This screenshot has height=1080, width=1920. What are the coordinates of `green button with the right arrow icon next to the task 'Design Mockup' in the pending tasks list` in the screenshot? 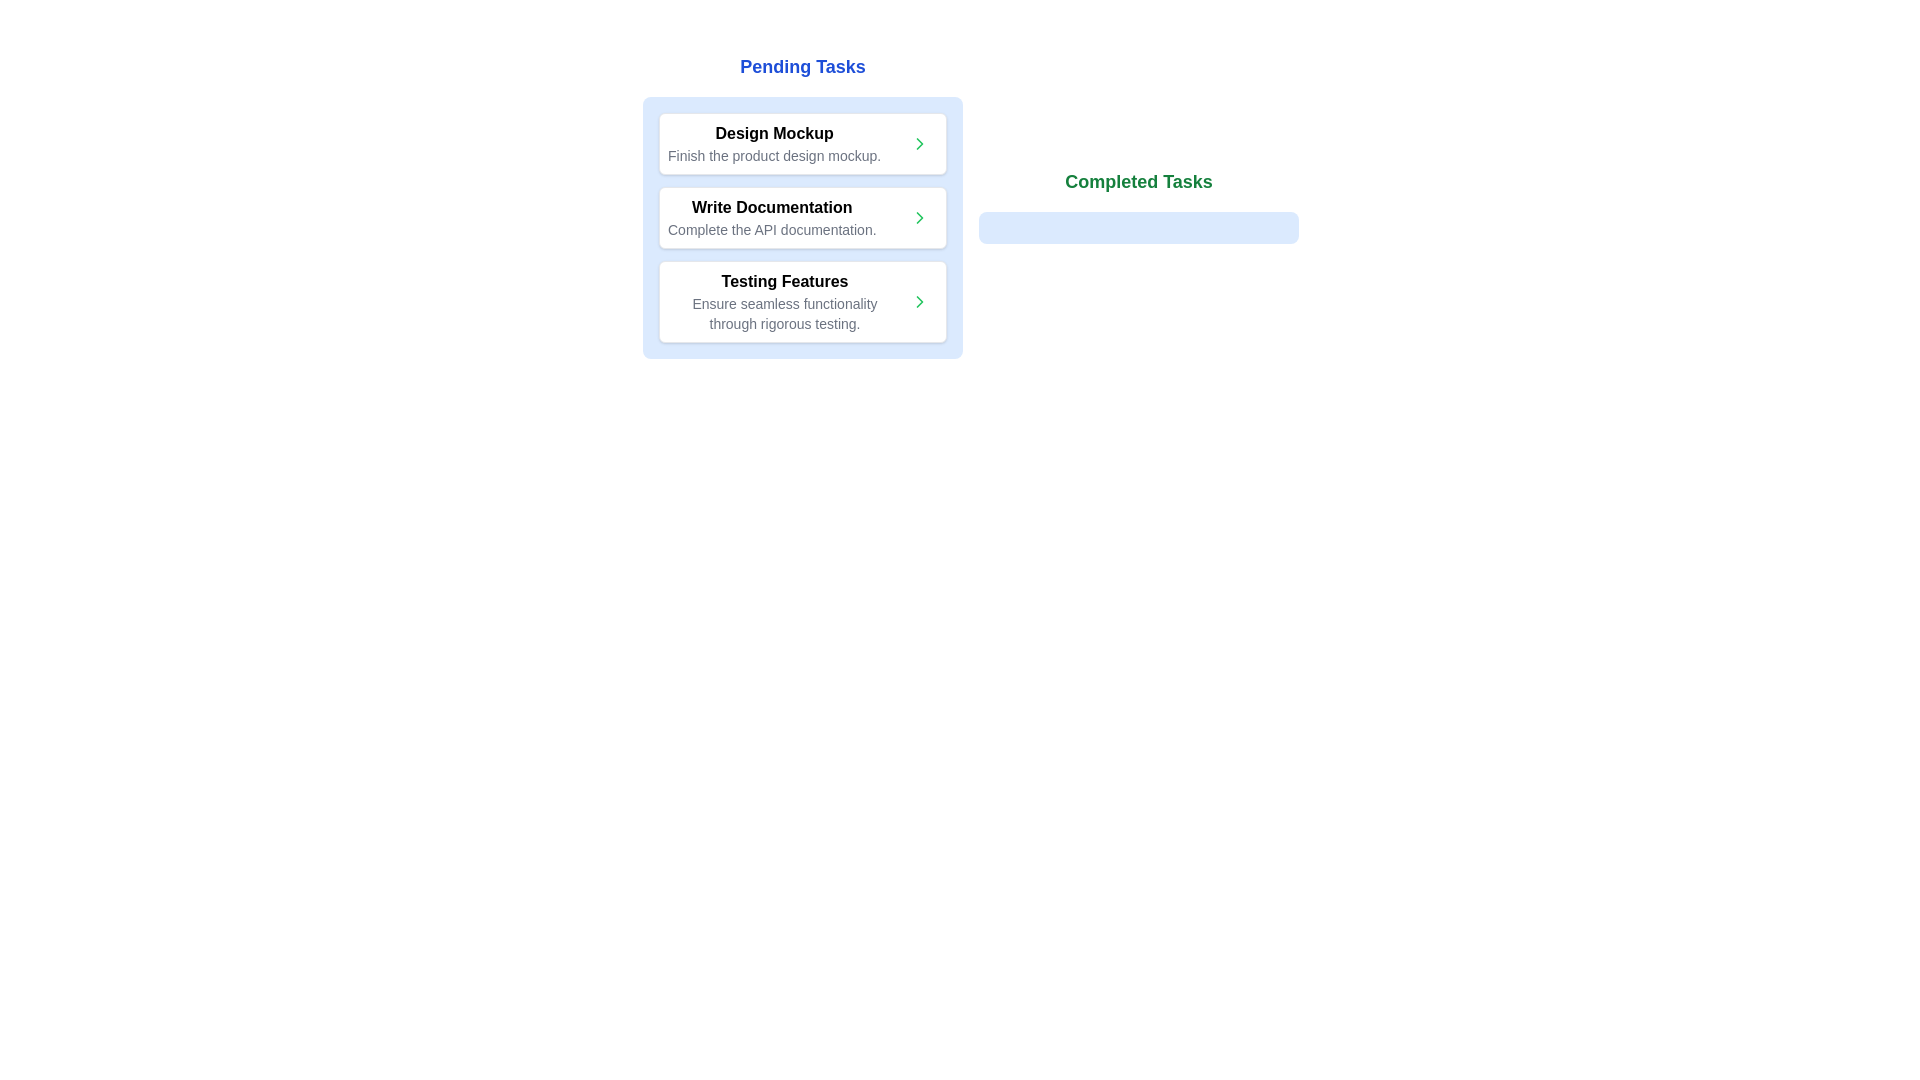 It's located at (919, 142).